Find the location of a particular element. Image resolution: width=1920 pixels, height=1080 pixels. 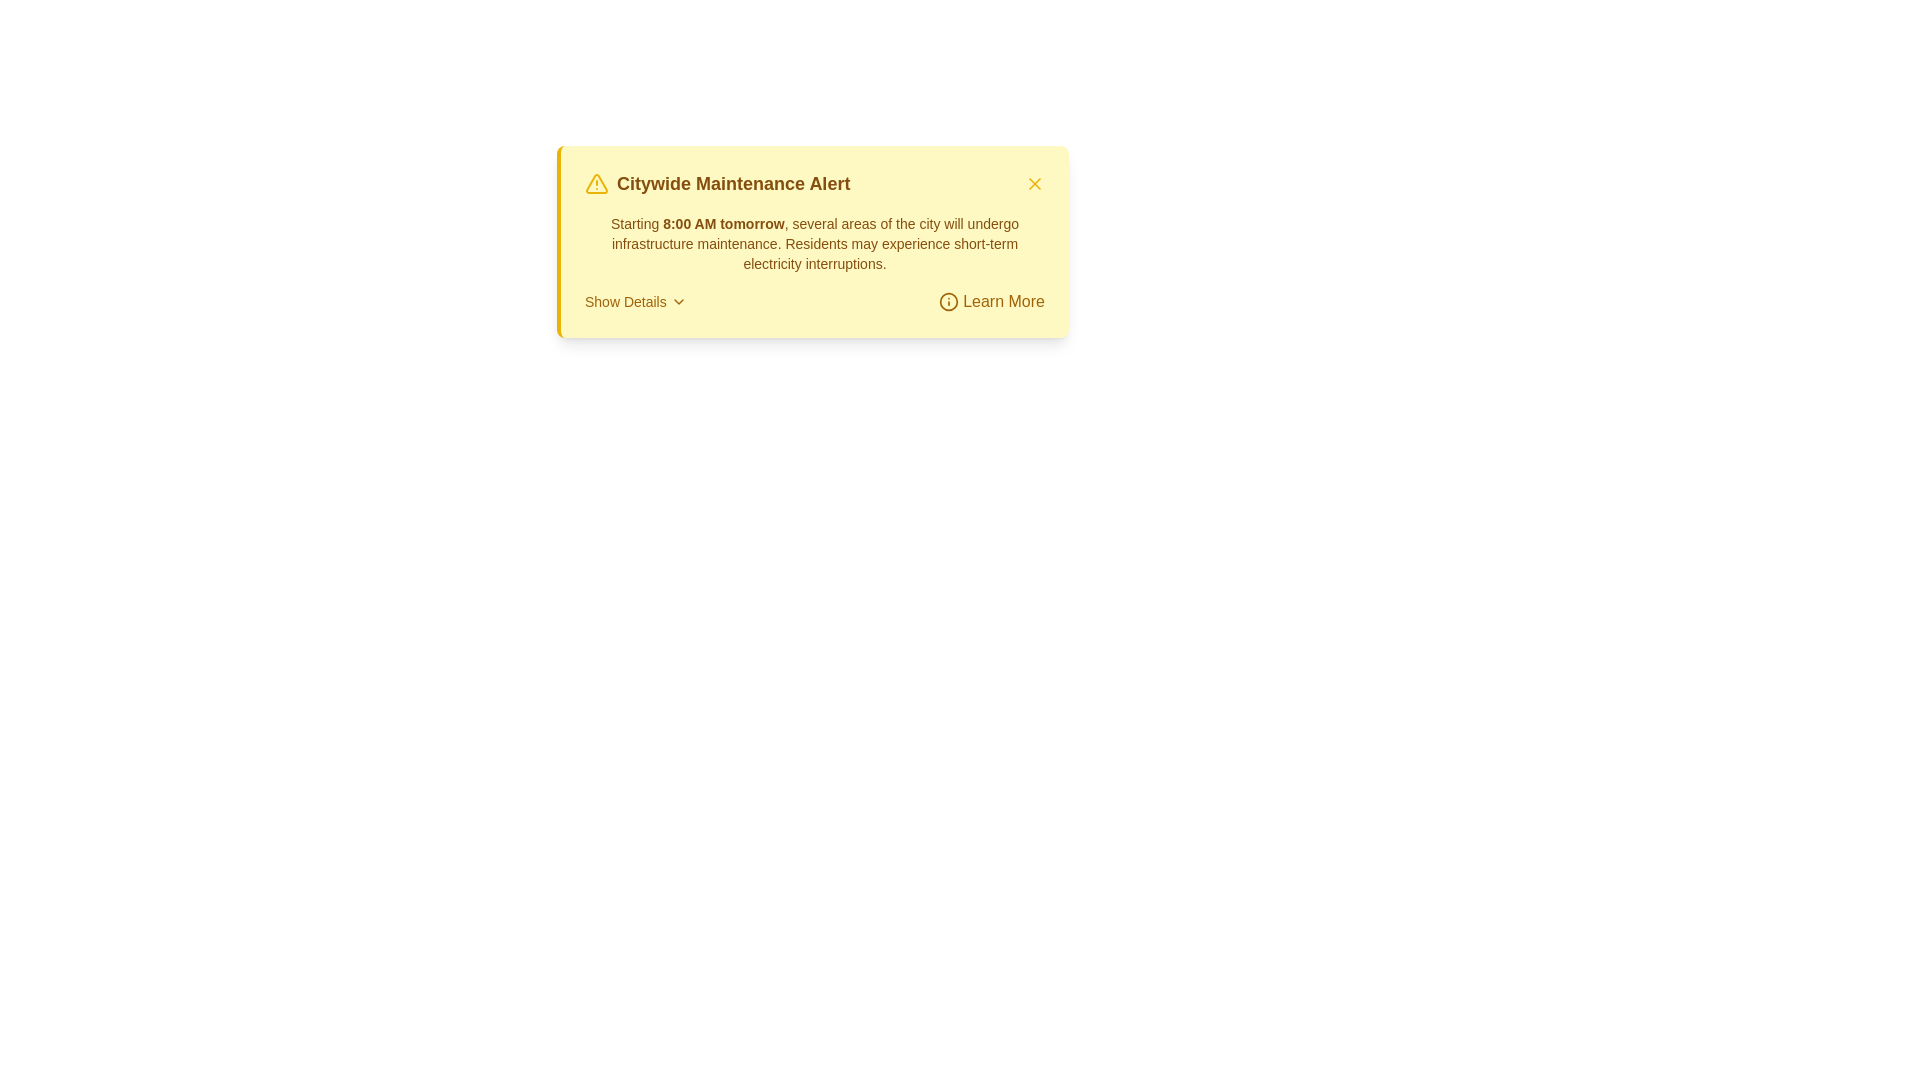

the downward pointing chevron icon located immediately to the right of the 'Show Details' text in the notification box is located at coordinates (678, 301).